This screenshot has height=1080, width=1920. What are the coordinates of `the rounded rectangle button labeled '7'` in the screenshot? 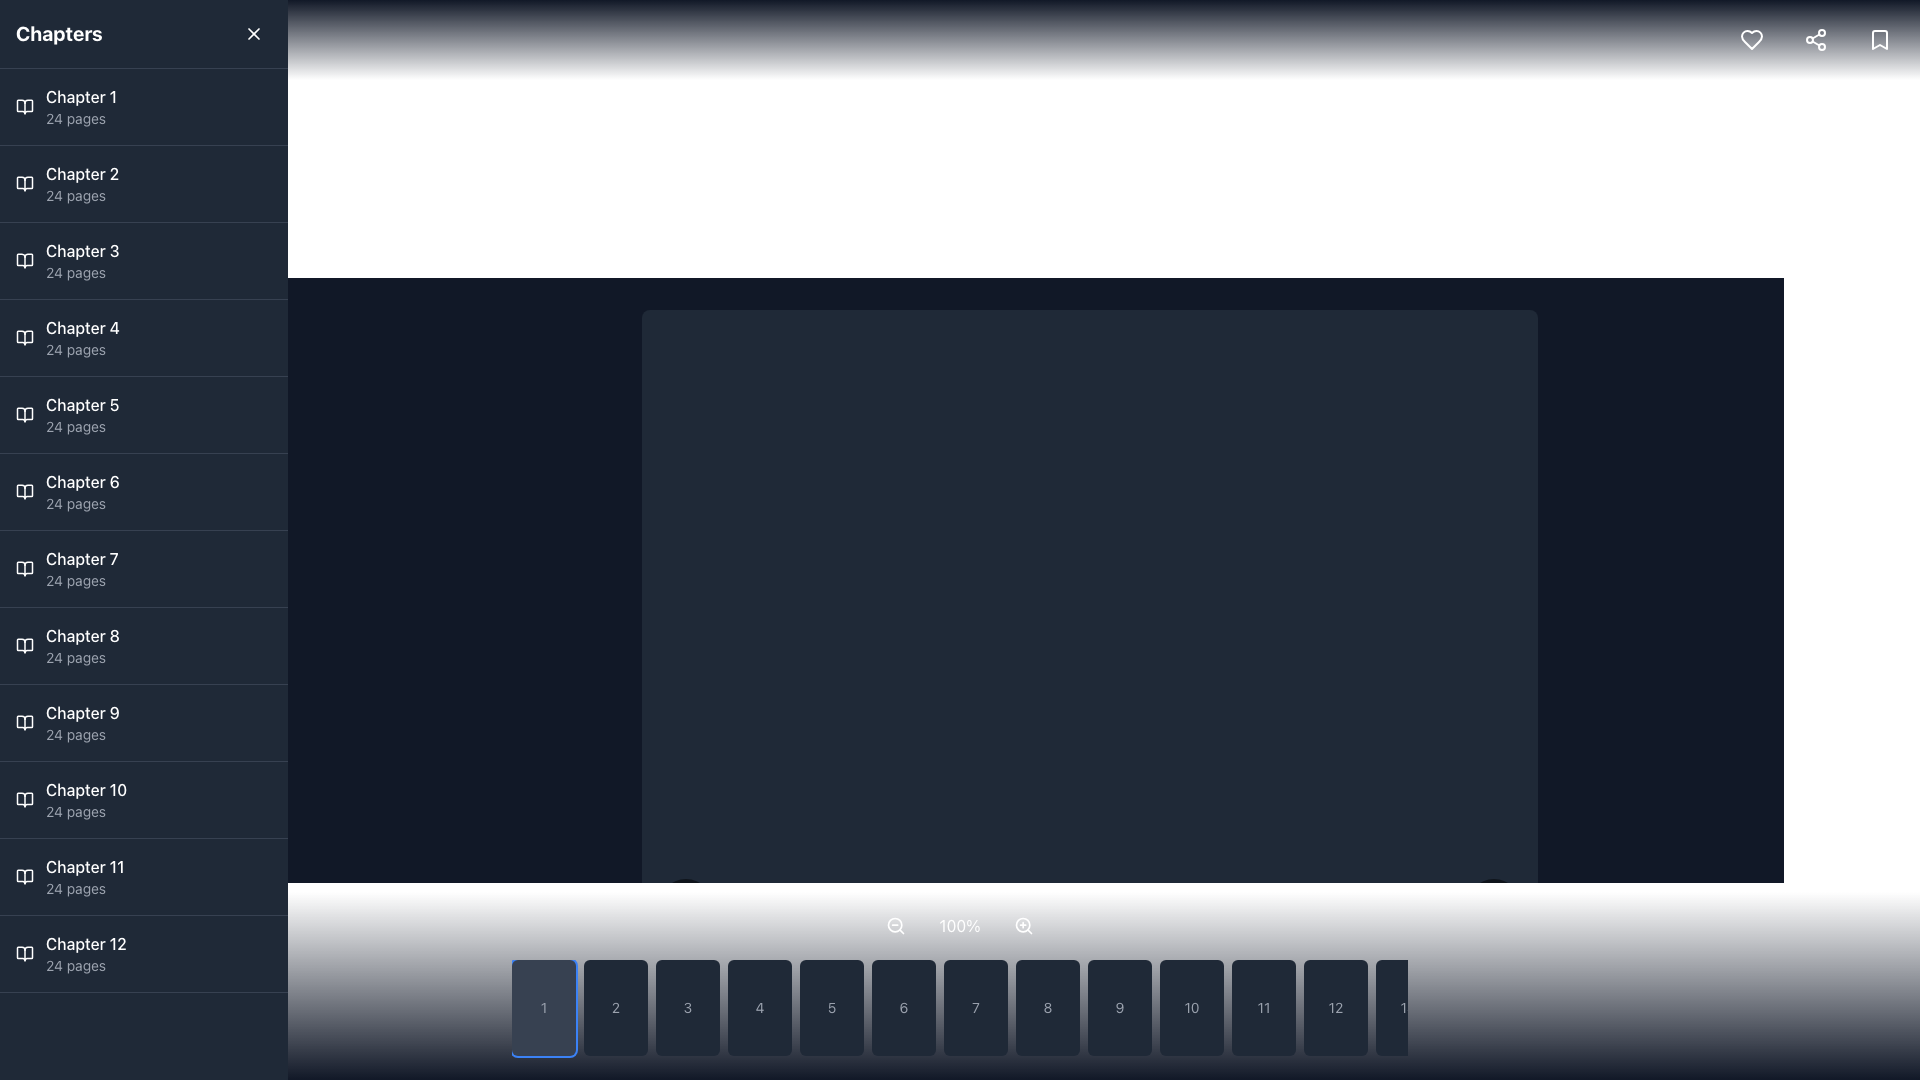 It's located at (960, 1011).